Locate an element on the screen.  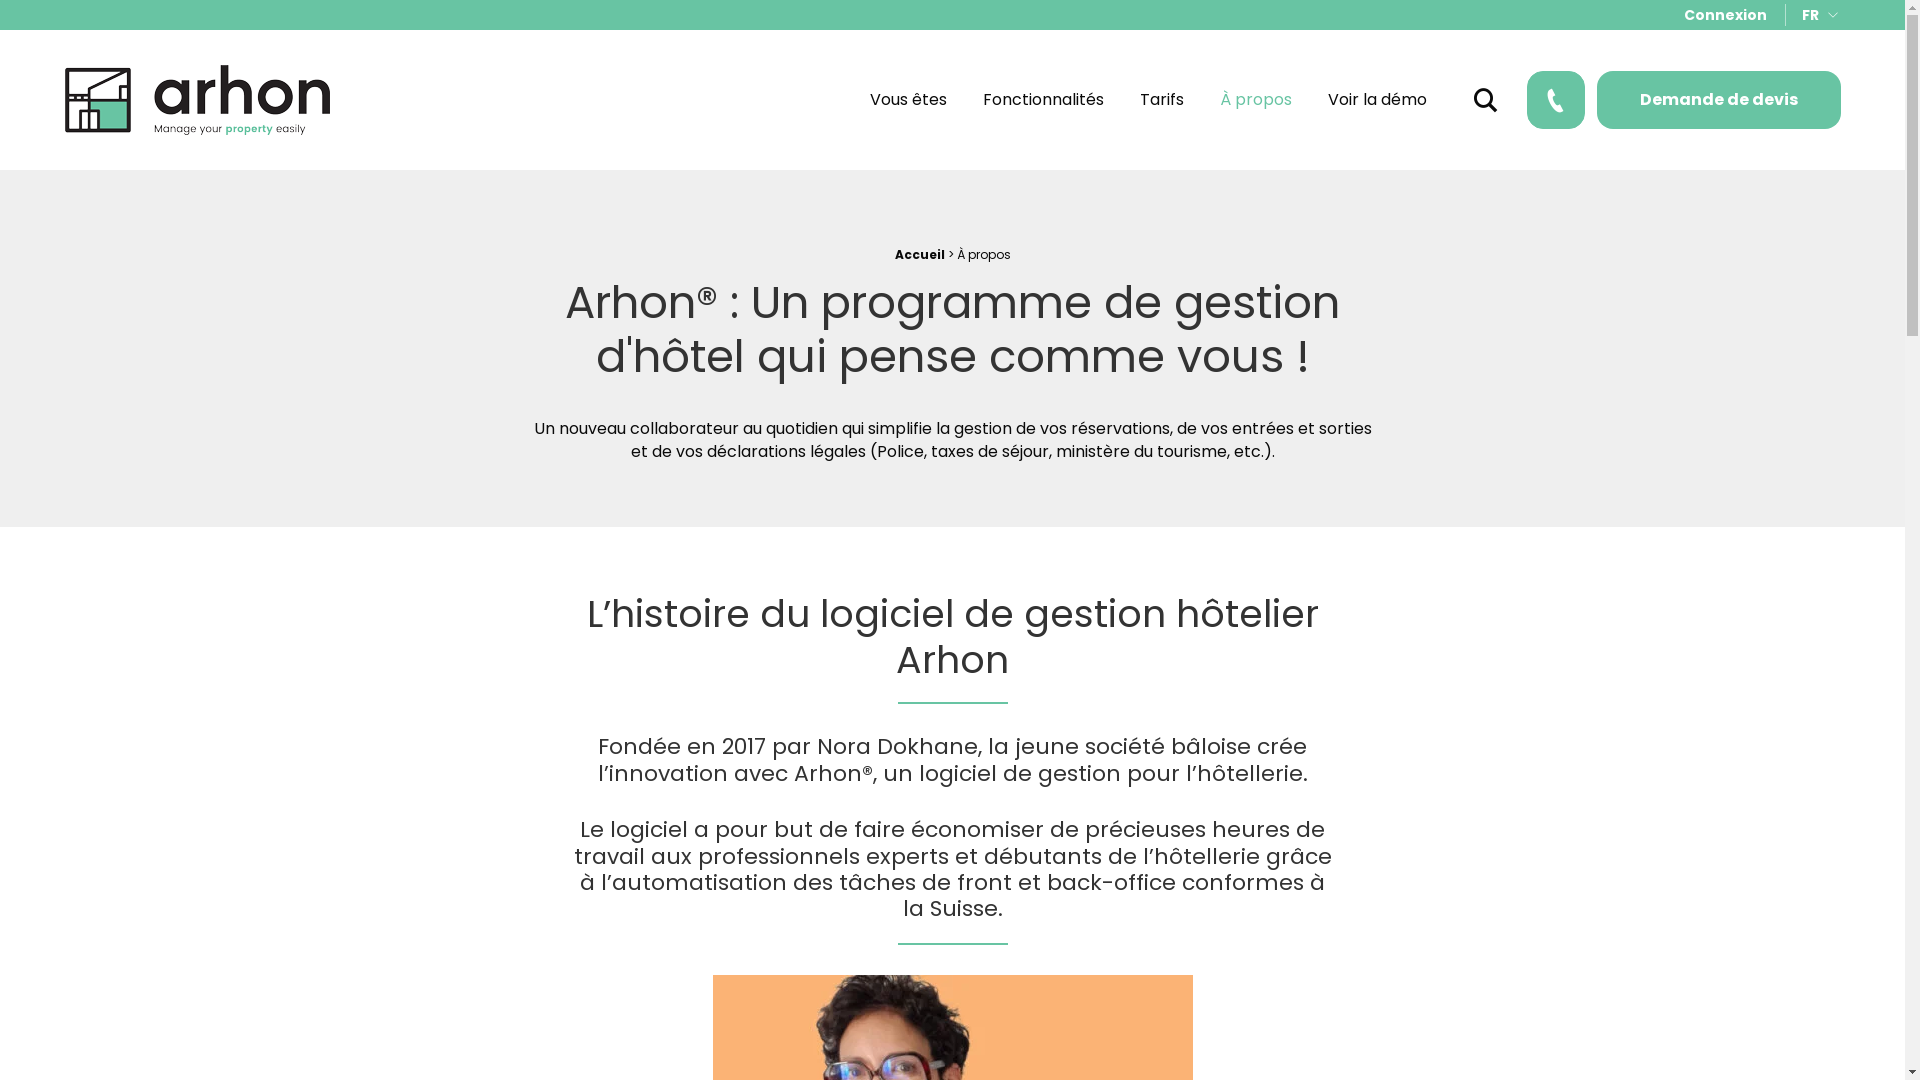
'Demande de devis' is located at coordinates (1717, 100).